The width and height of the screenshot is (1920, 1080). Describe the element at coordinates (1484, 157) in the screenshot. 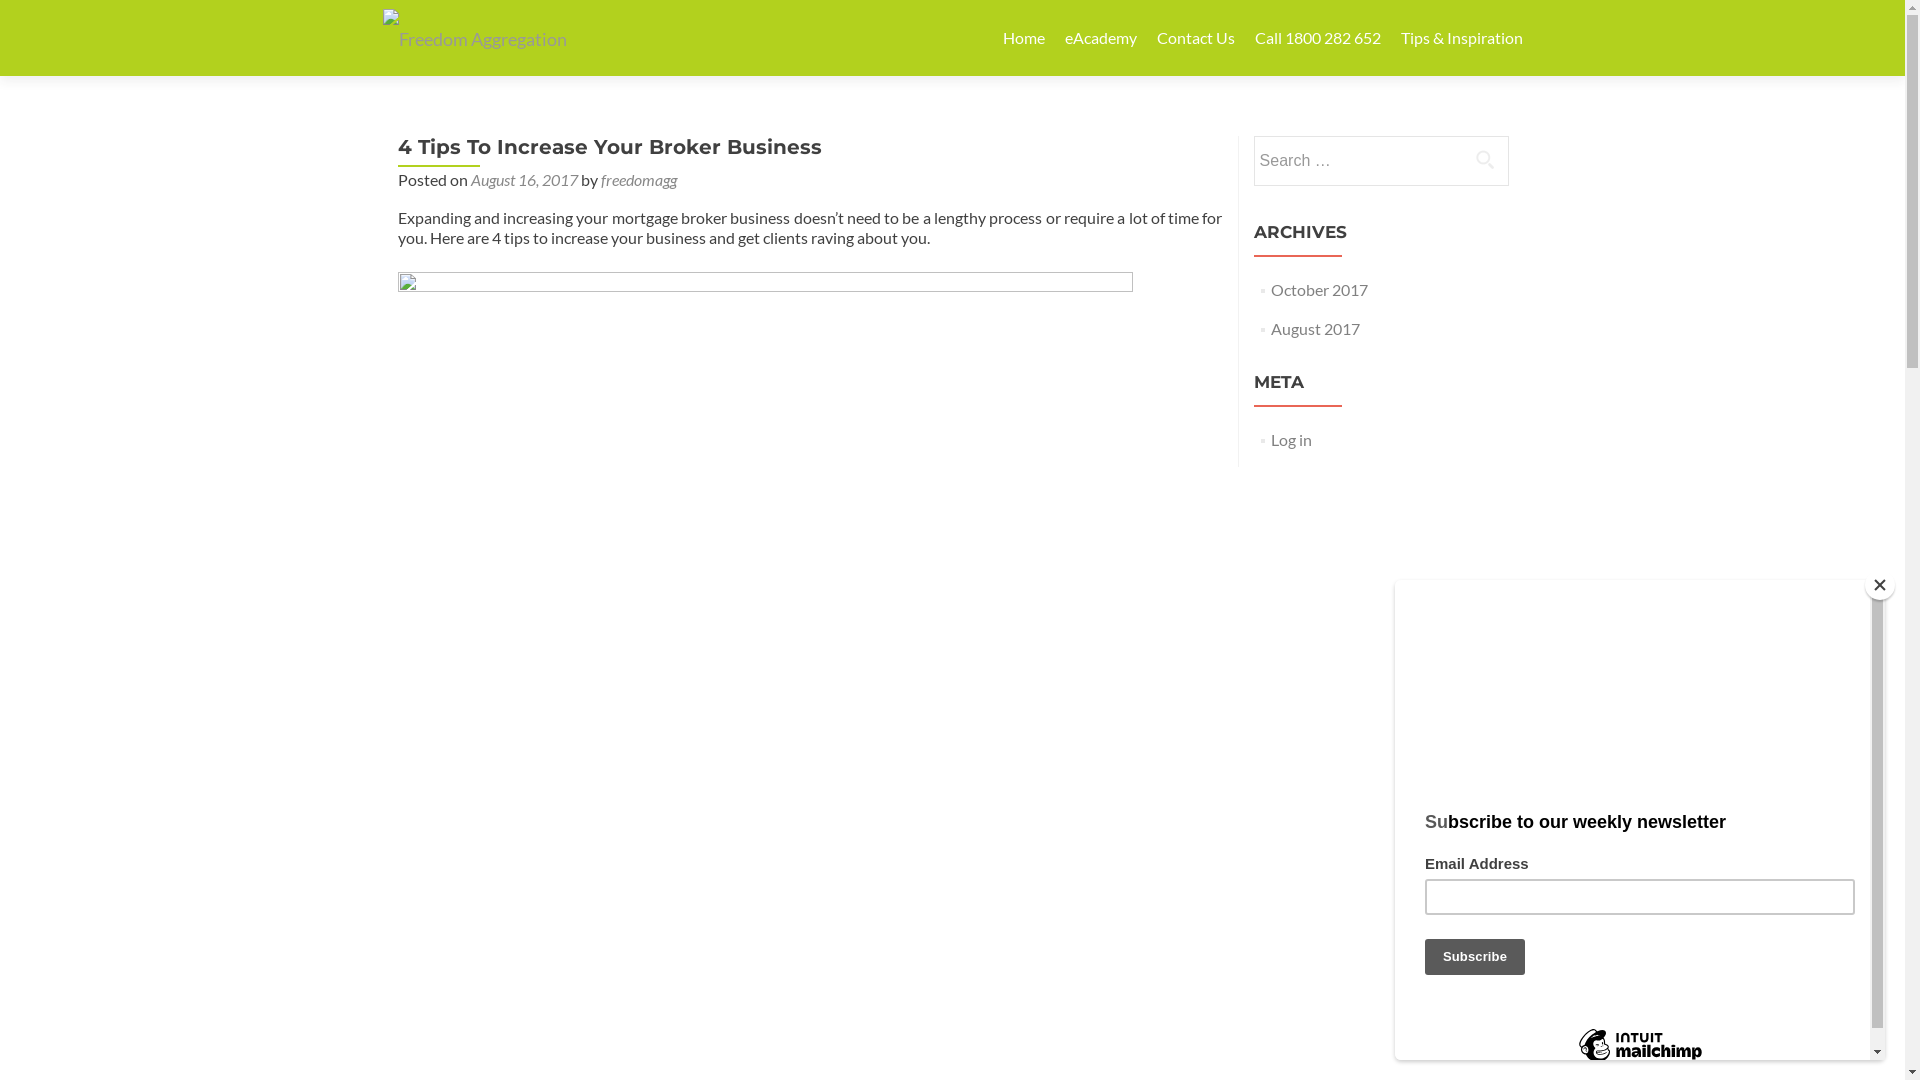

I see `'Search'` at that location.